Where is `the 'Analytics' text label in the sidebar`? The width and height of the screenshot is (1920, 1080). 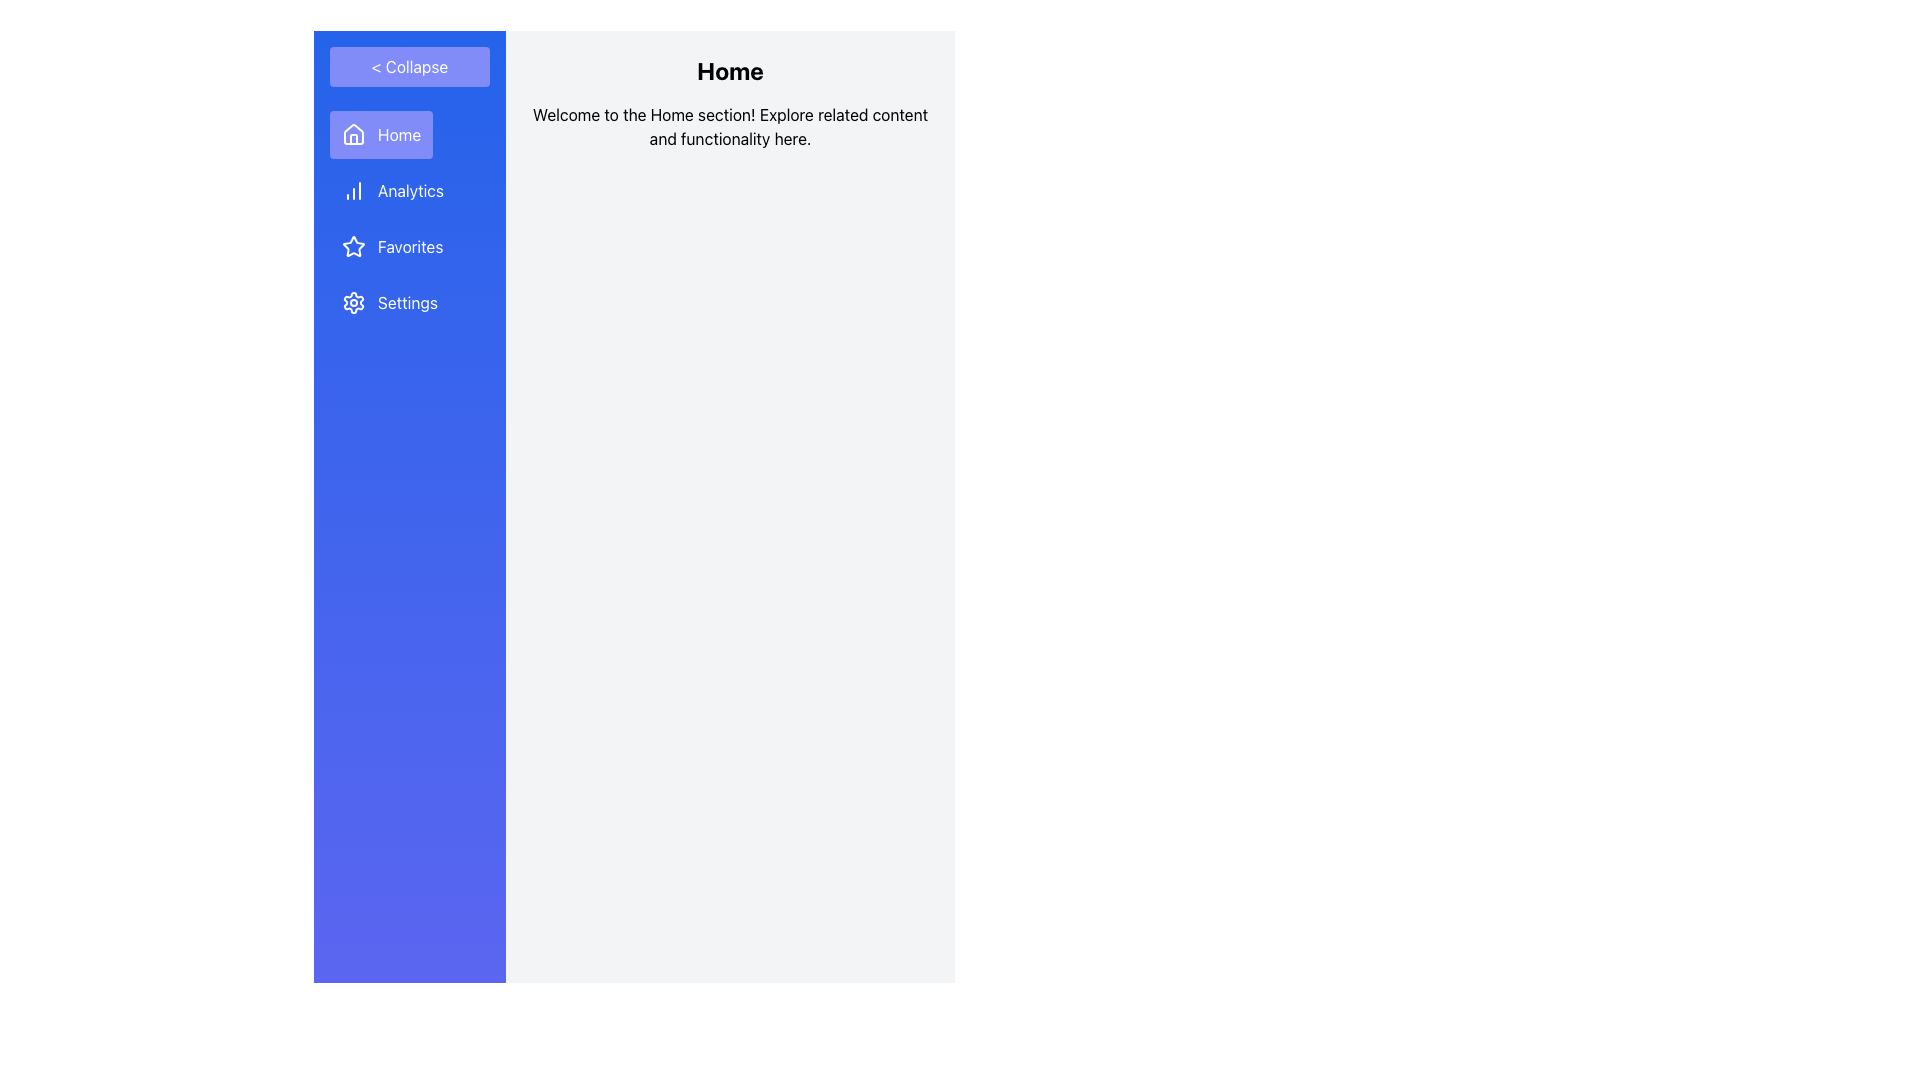
the 'Analytics' text label in the sidebar is located at coordinates (410, 191).